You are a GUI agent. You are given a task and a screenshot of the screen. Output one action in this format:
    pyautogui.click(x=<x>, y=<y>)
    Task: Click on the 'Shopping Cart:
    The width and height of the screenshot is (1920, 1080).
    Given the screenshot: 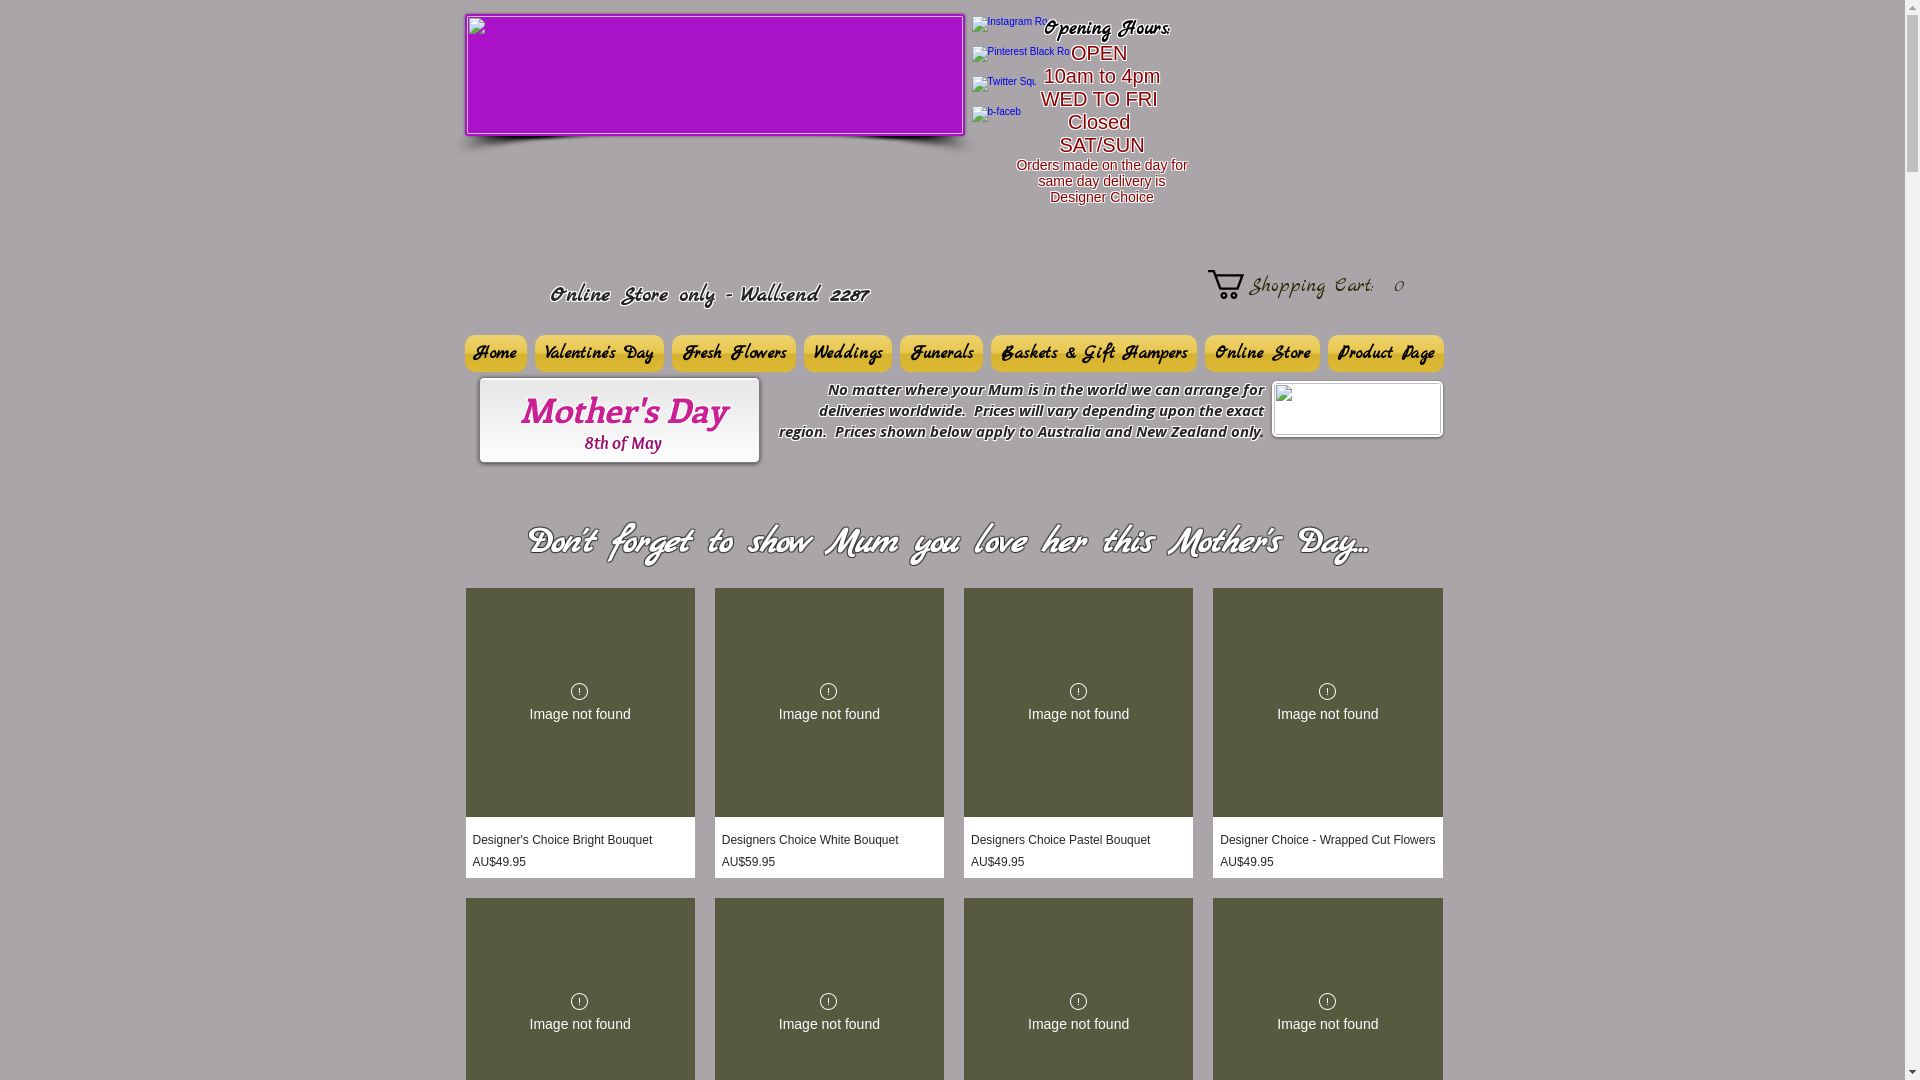 What is the action you would take?
    pyautogui.click(x=1207, y=284)
    